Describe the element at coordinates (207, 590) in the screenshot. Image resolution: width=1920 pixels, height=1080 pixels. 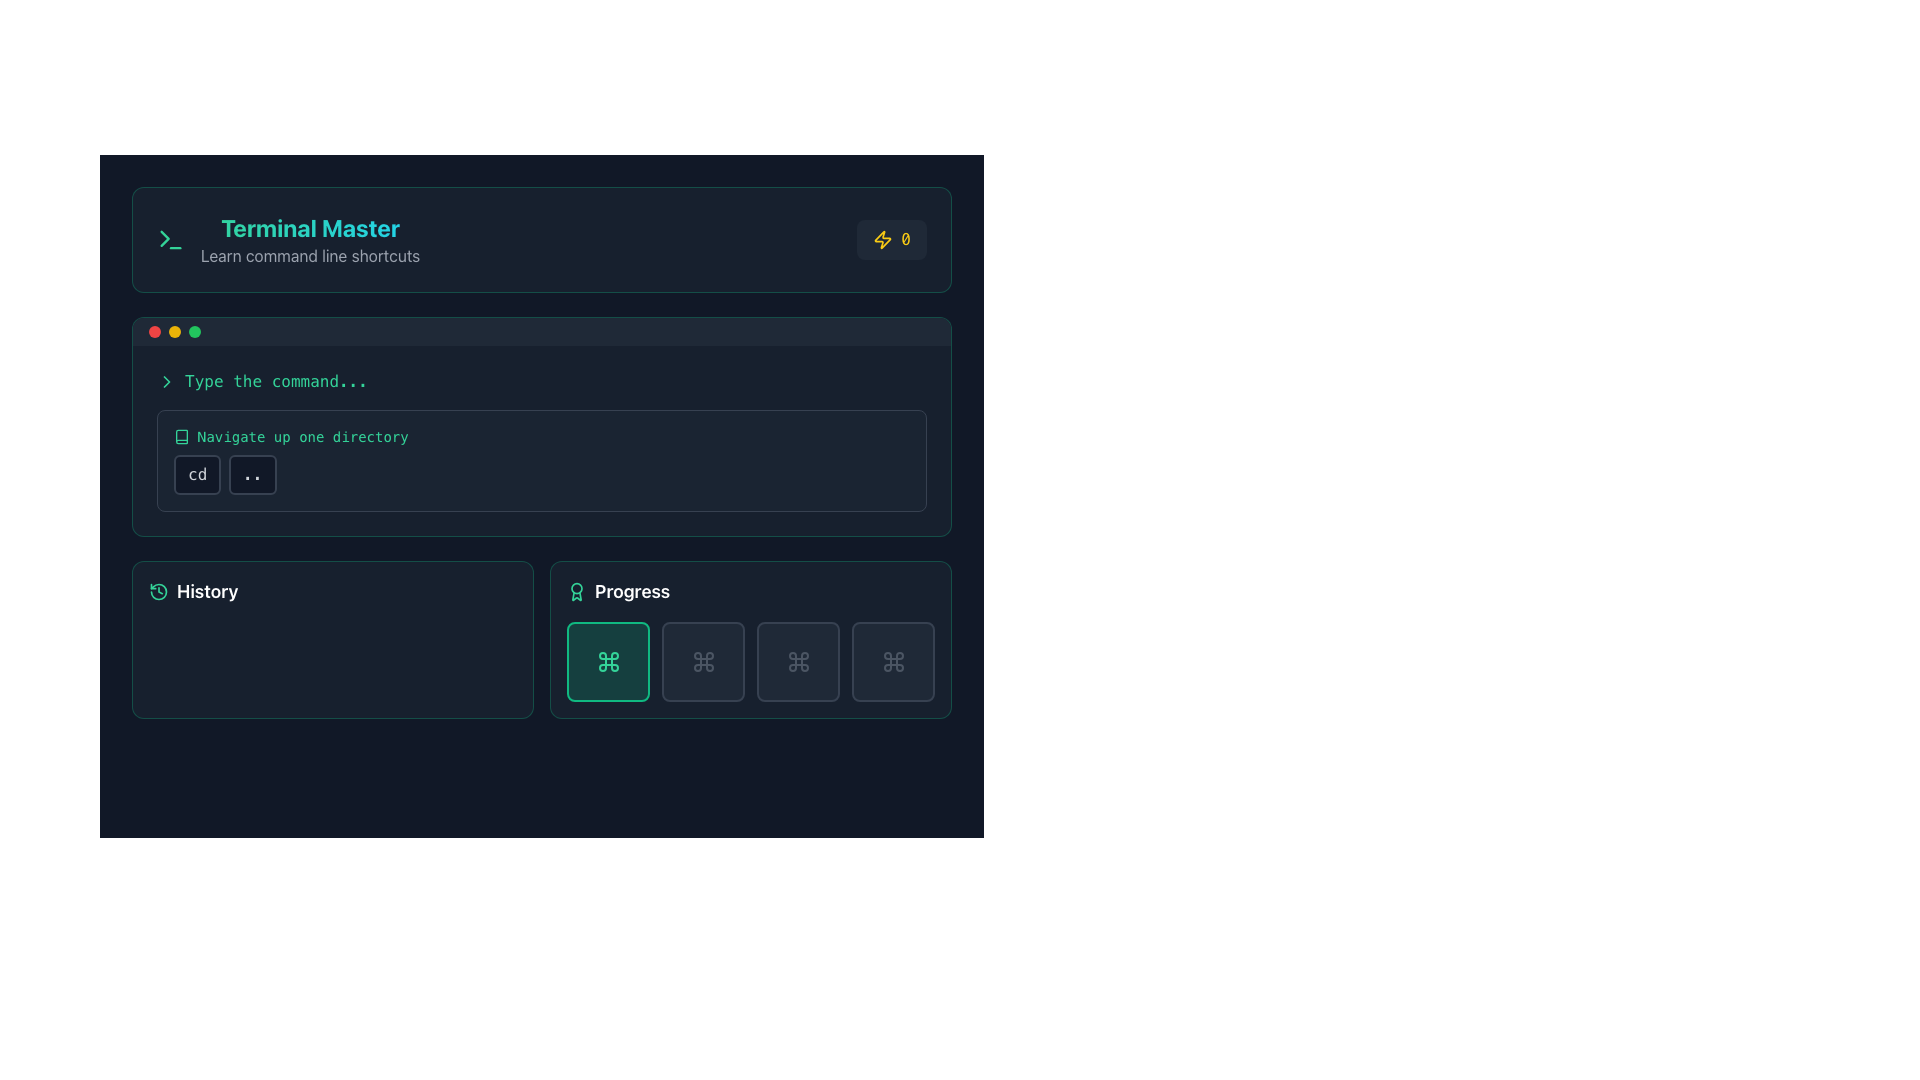
I see `the 'History' text label, which is prominently displayed in a large bold font within a dark-themed interface, located towards the bottom-left portion of the user interface next to a clock icon` at that location.